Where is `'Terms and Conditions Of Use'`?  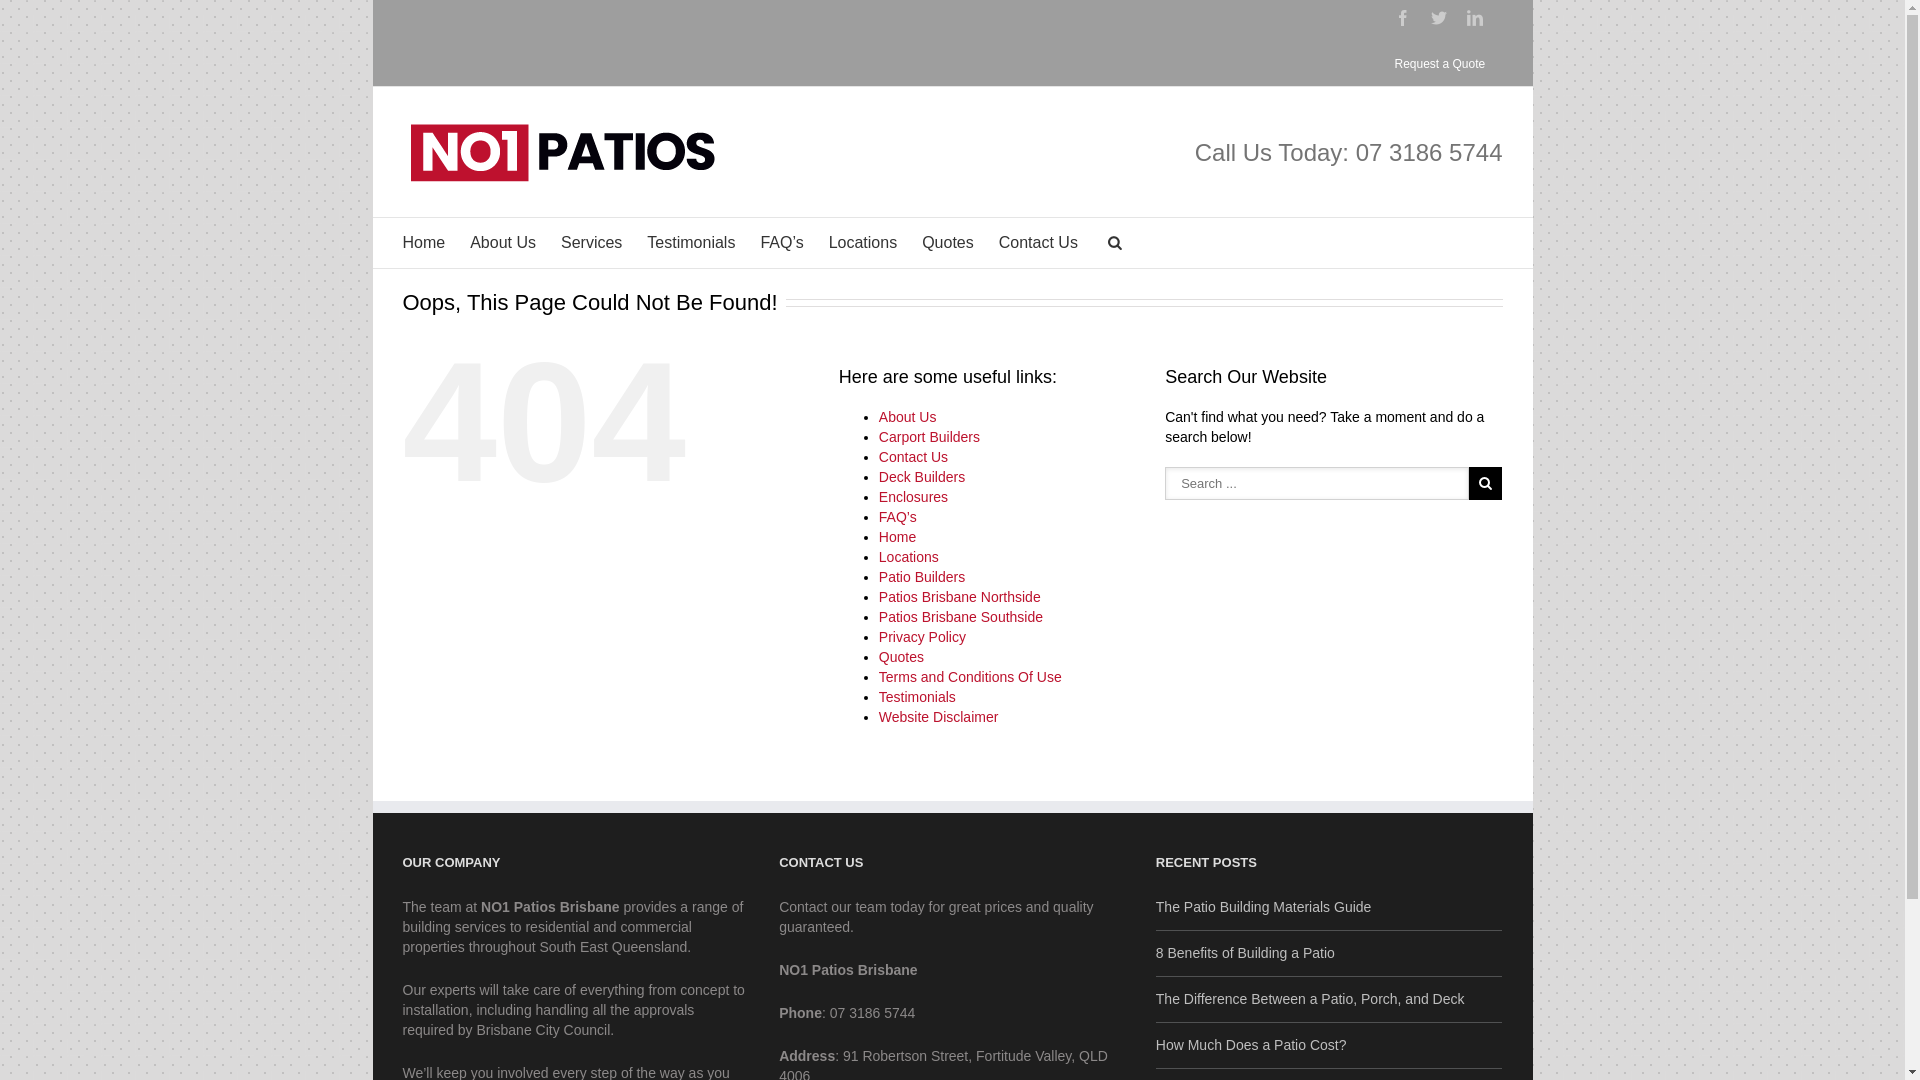 'Terms and Conditions Of Use' is located at coordinates (970, 676).